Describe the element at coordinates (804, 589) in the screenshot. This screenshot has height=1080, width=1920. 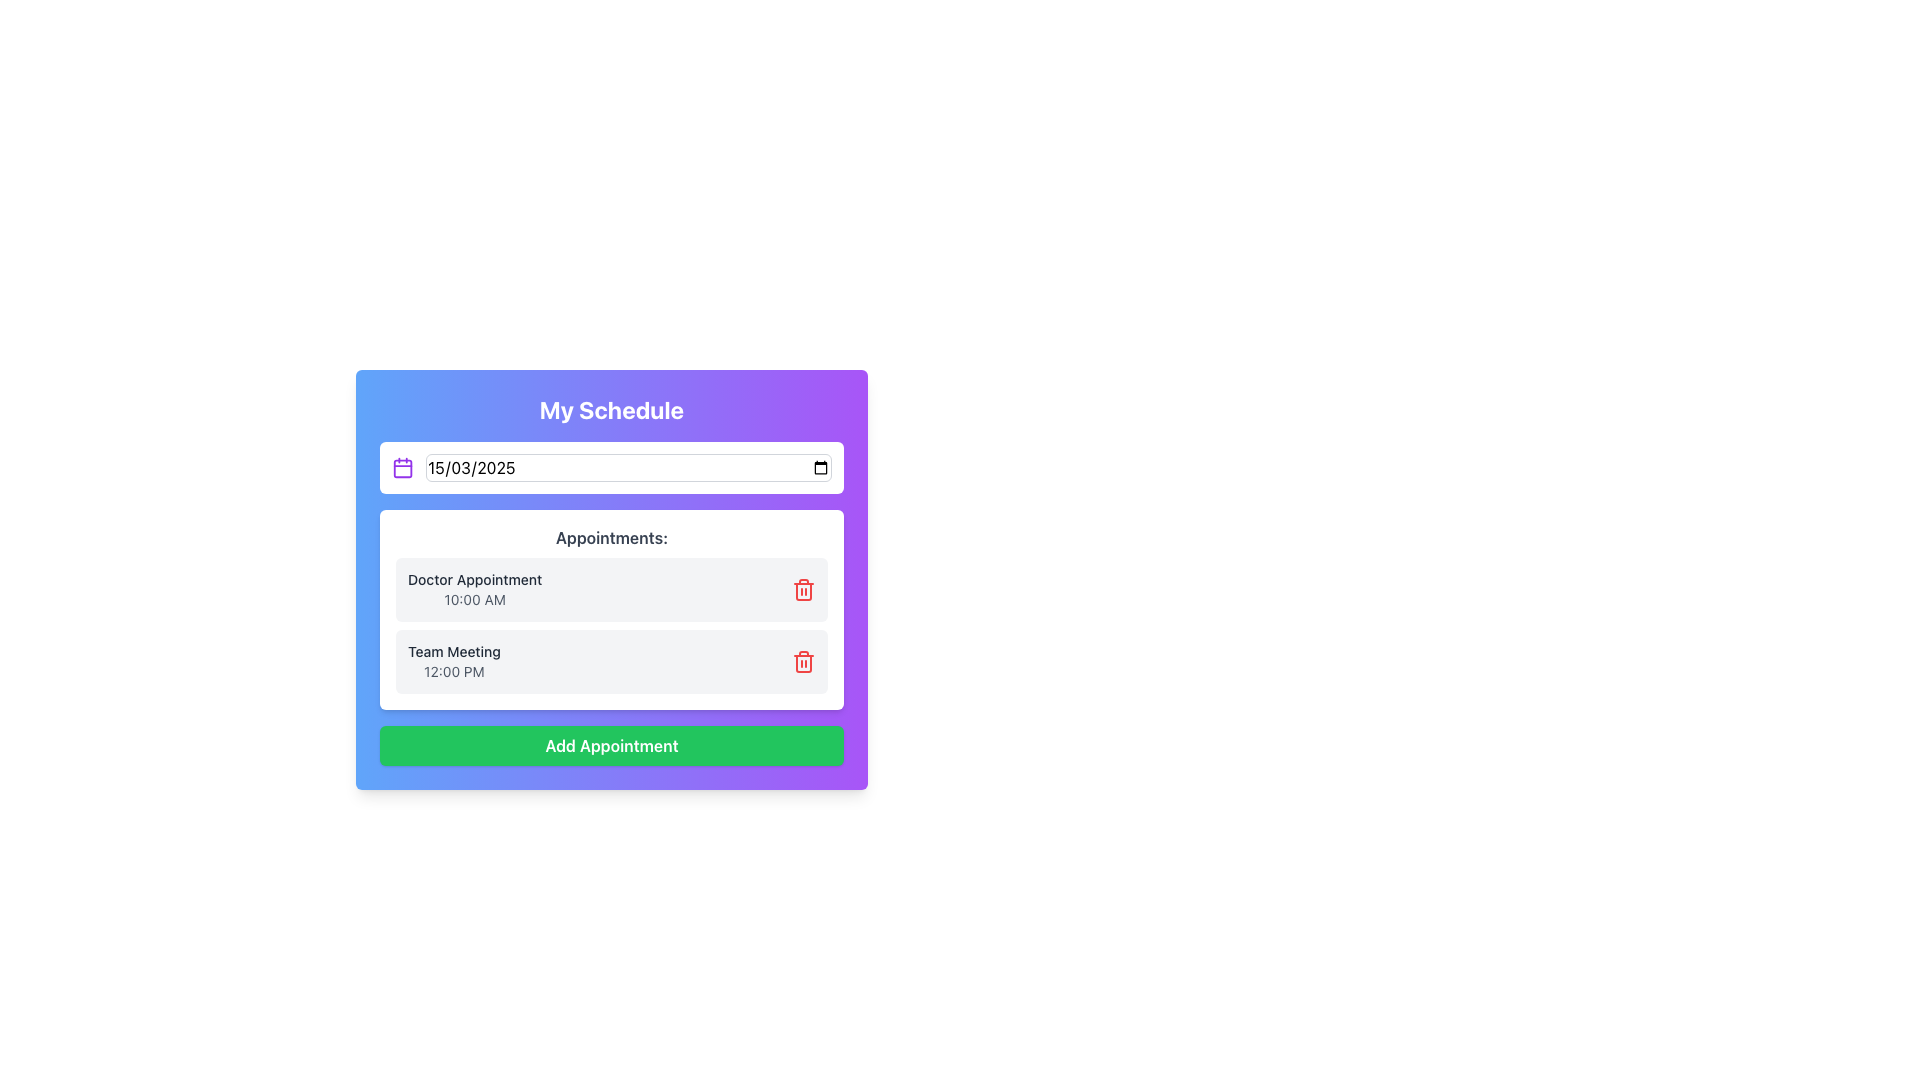
I see `the deletion icon button located on the far right of the 'Doctor Appointment' item` at that location.